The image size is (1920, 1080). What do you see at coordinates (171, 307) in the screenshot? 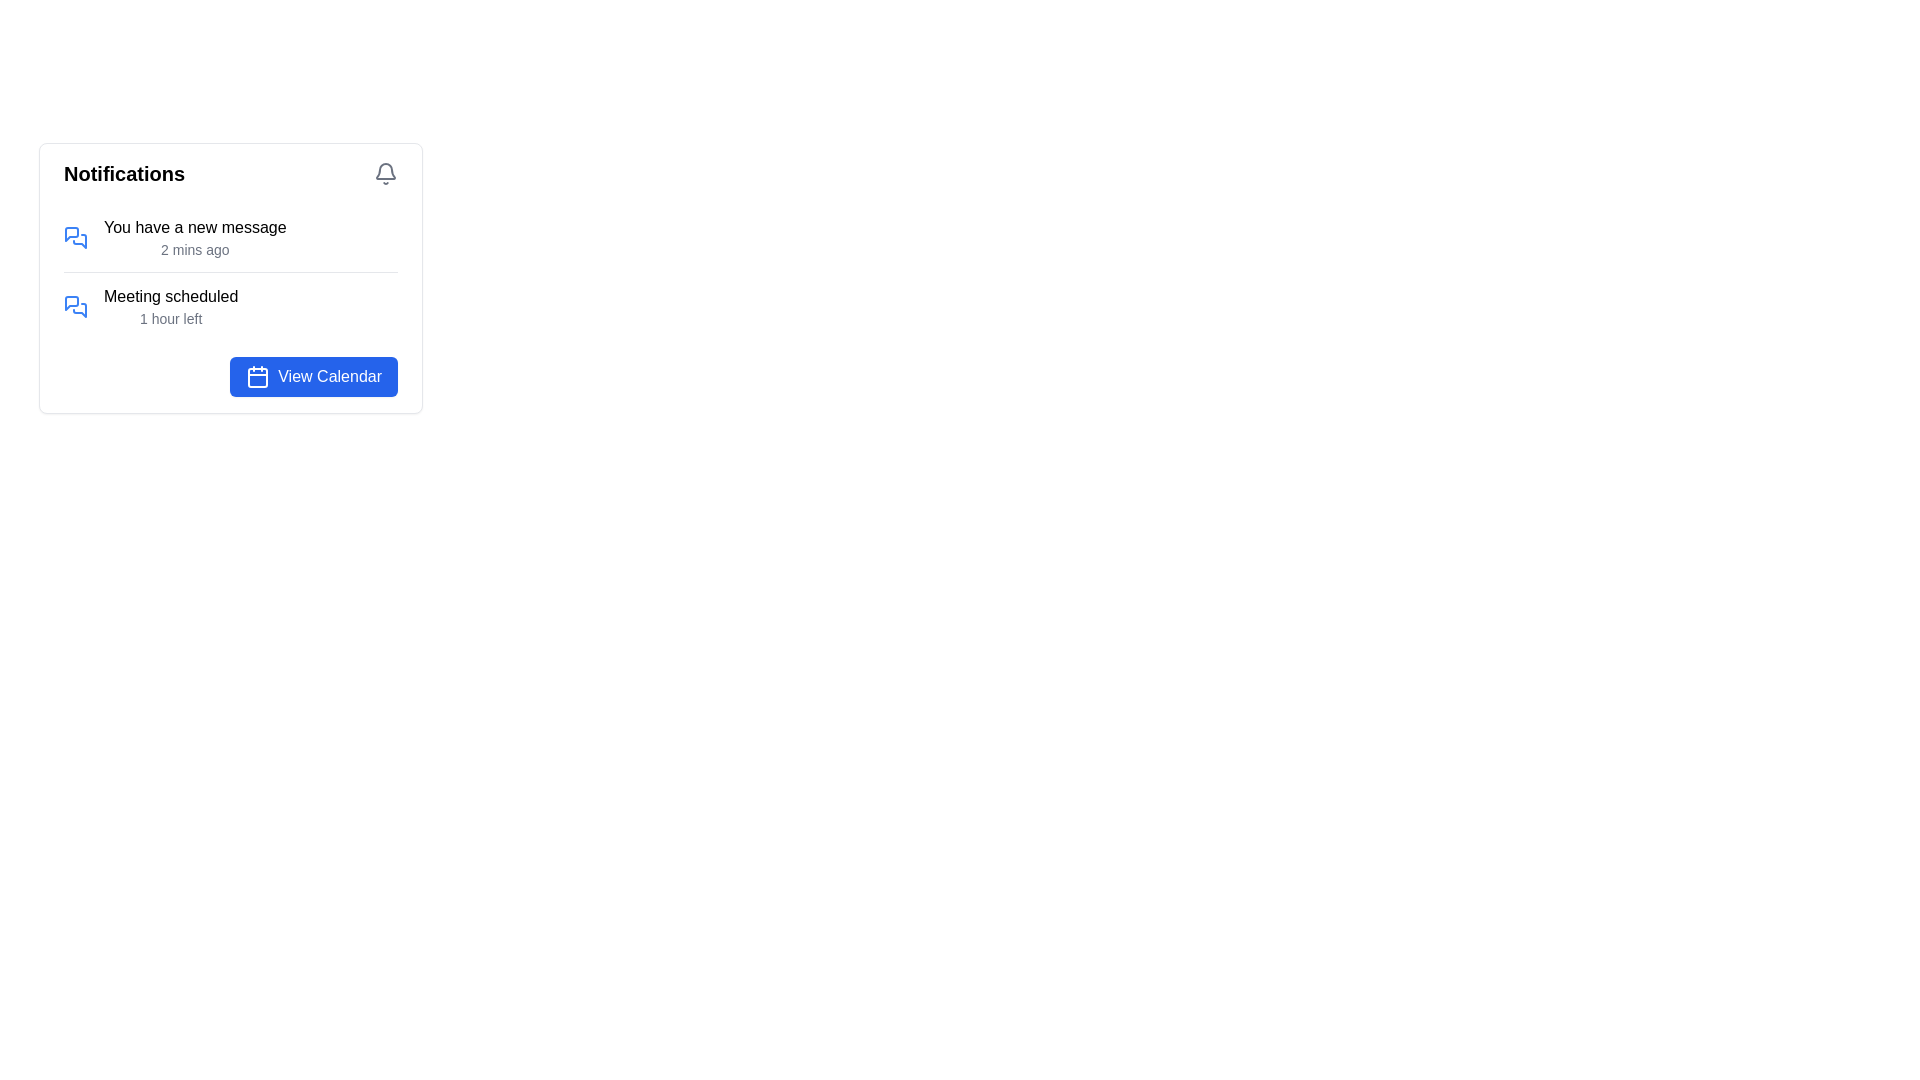
I see `text in the second notification slot of the vertical list within the notification panel, which informs the user about a scheduled meeting and the remaining time before it starts` at bounding box center [171, 307].